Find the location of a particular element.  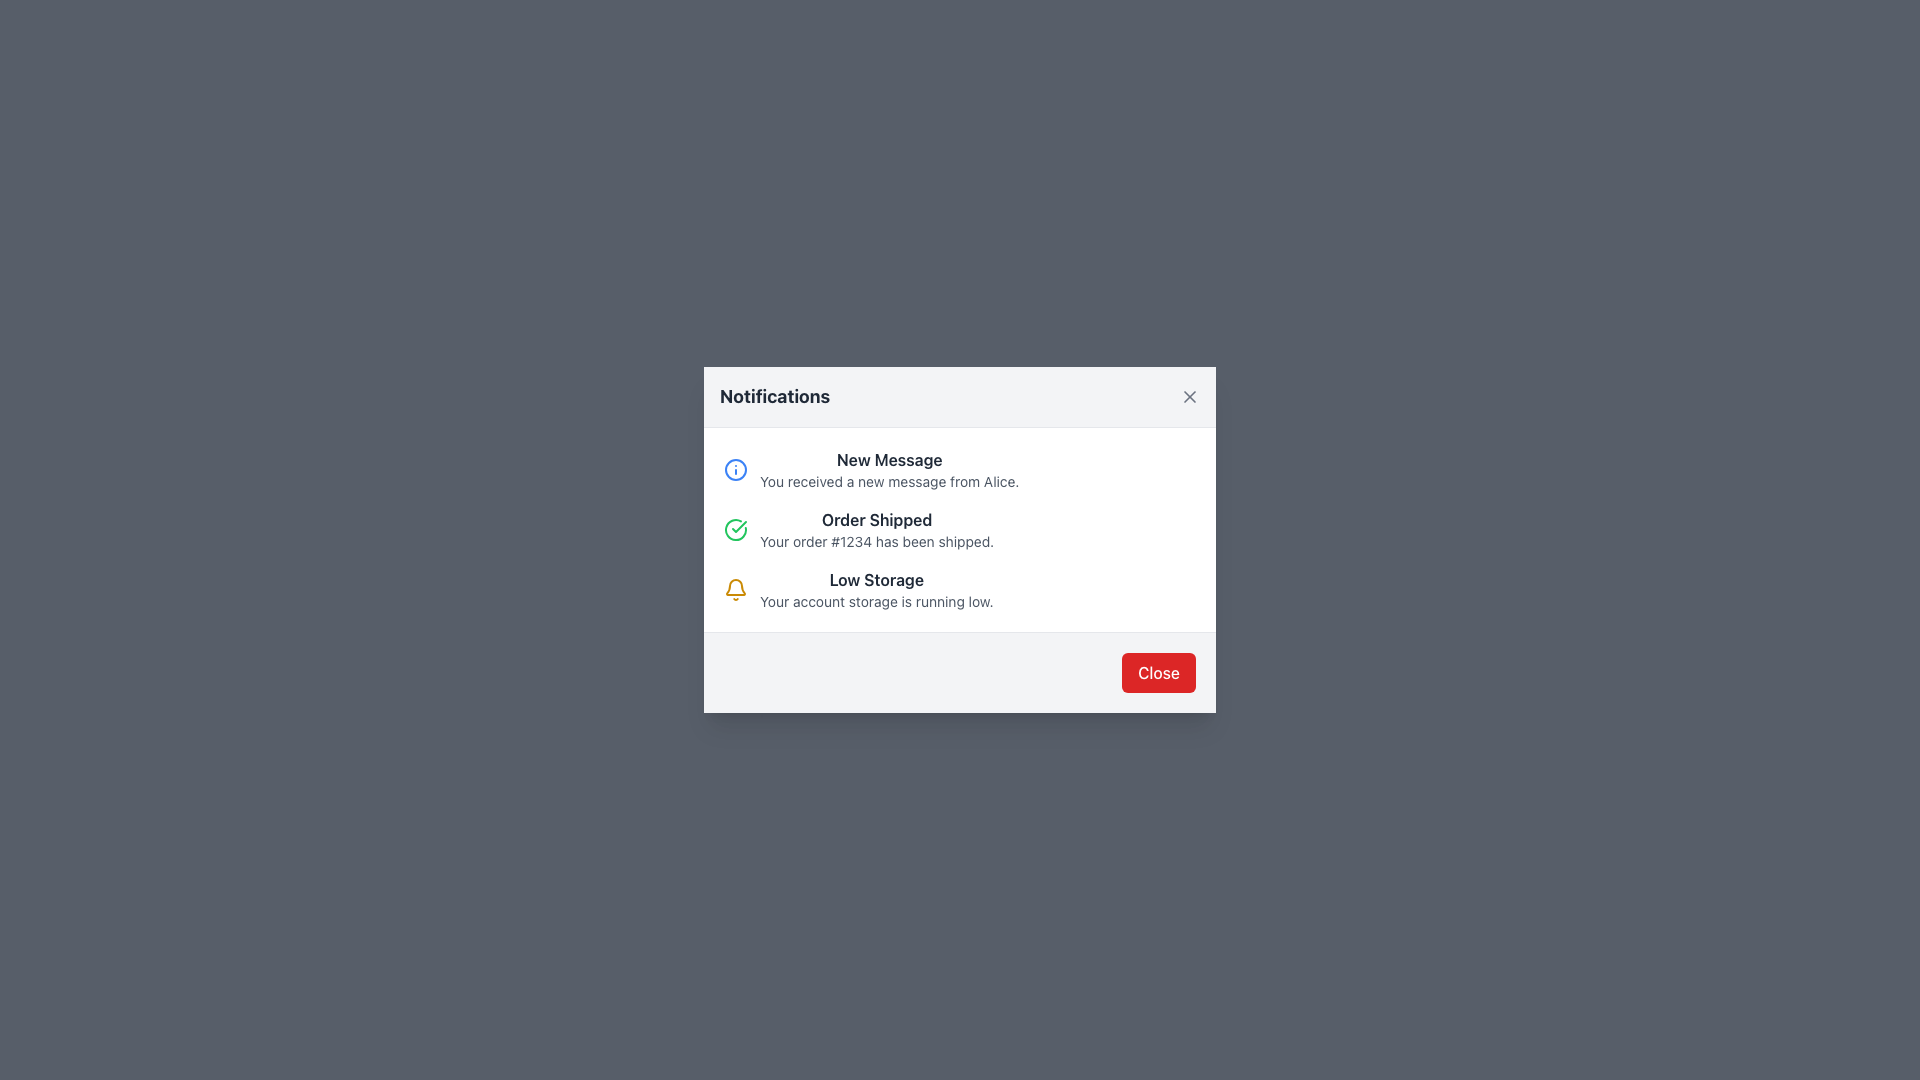

the bold, dark gray text reading 'Low Storage' in the third notification item of the 'Notifications' dialog box is located at coordinates (876, 579).